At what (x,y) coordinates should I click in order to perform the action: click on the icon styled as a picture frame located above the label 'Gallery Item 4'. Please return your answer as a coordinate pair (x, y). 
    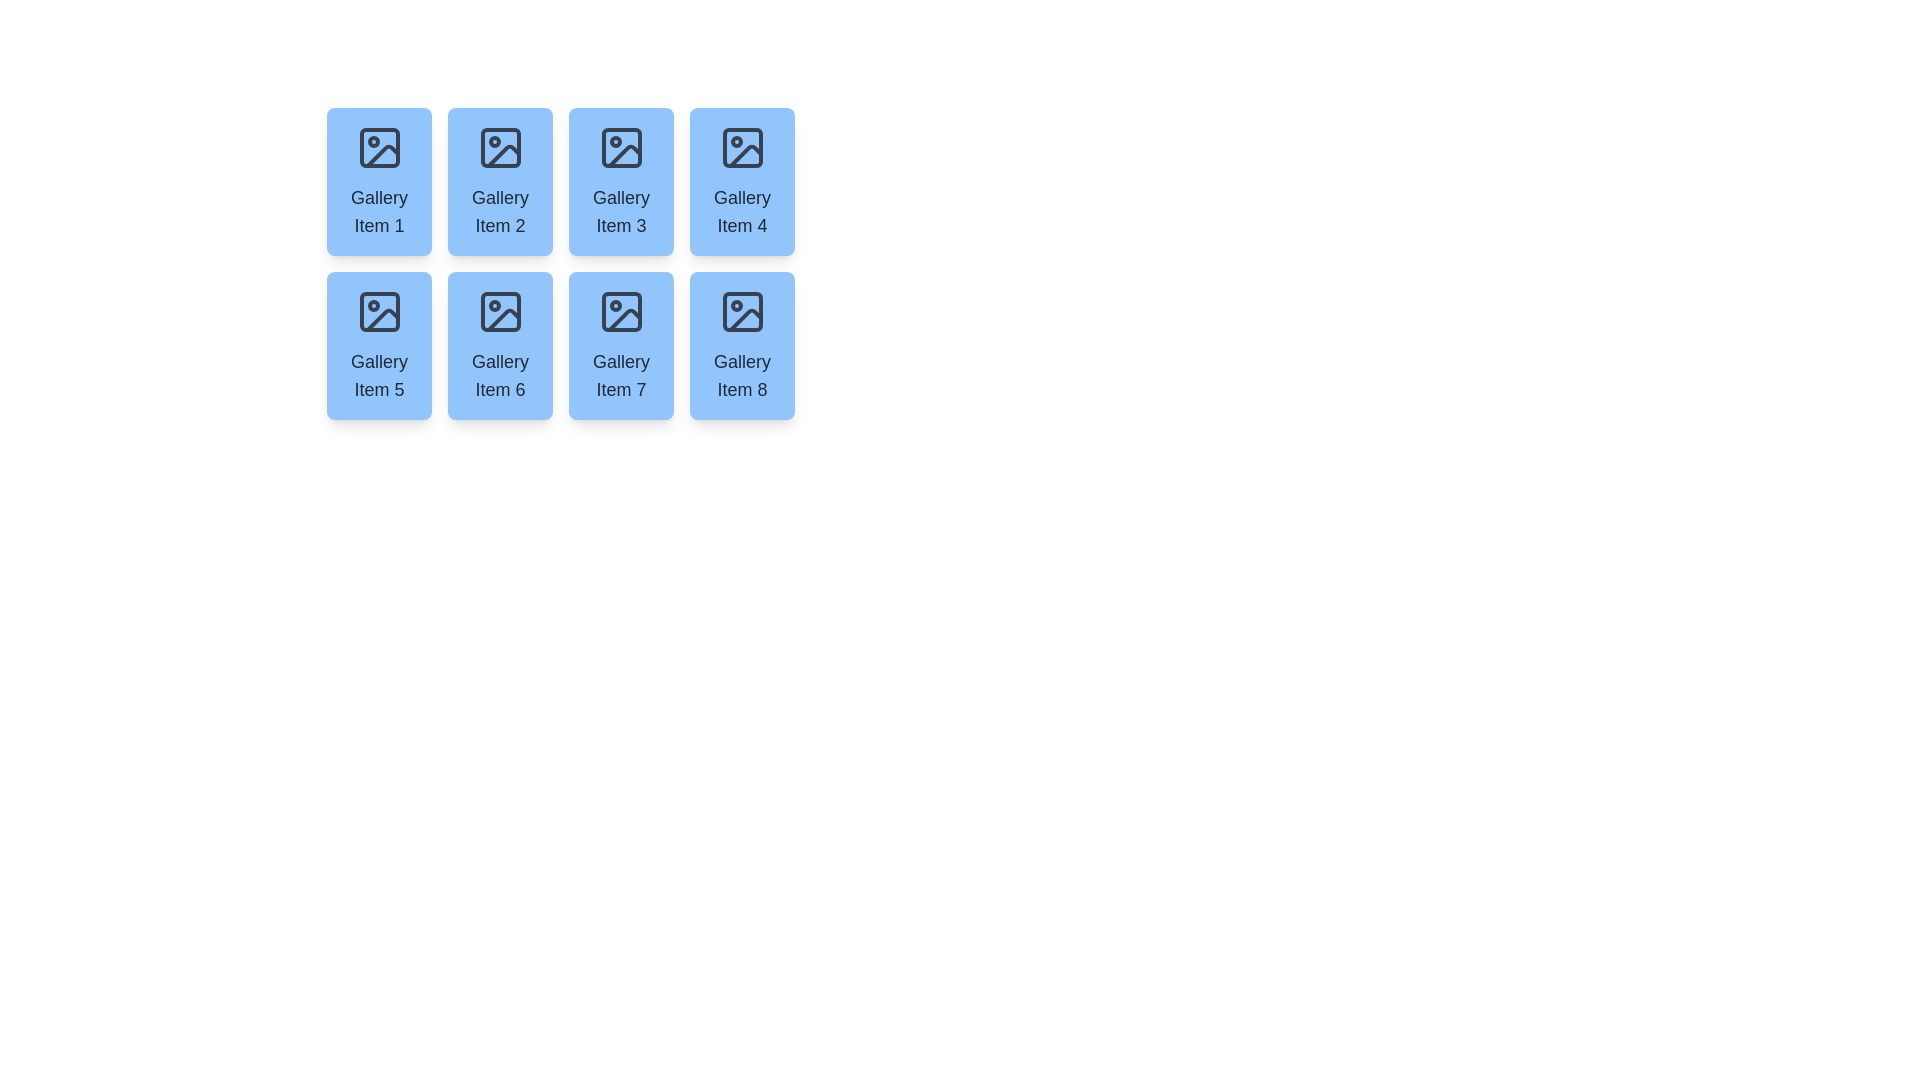
    Looking at the image, I should click on (741, 146).